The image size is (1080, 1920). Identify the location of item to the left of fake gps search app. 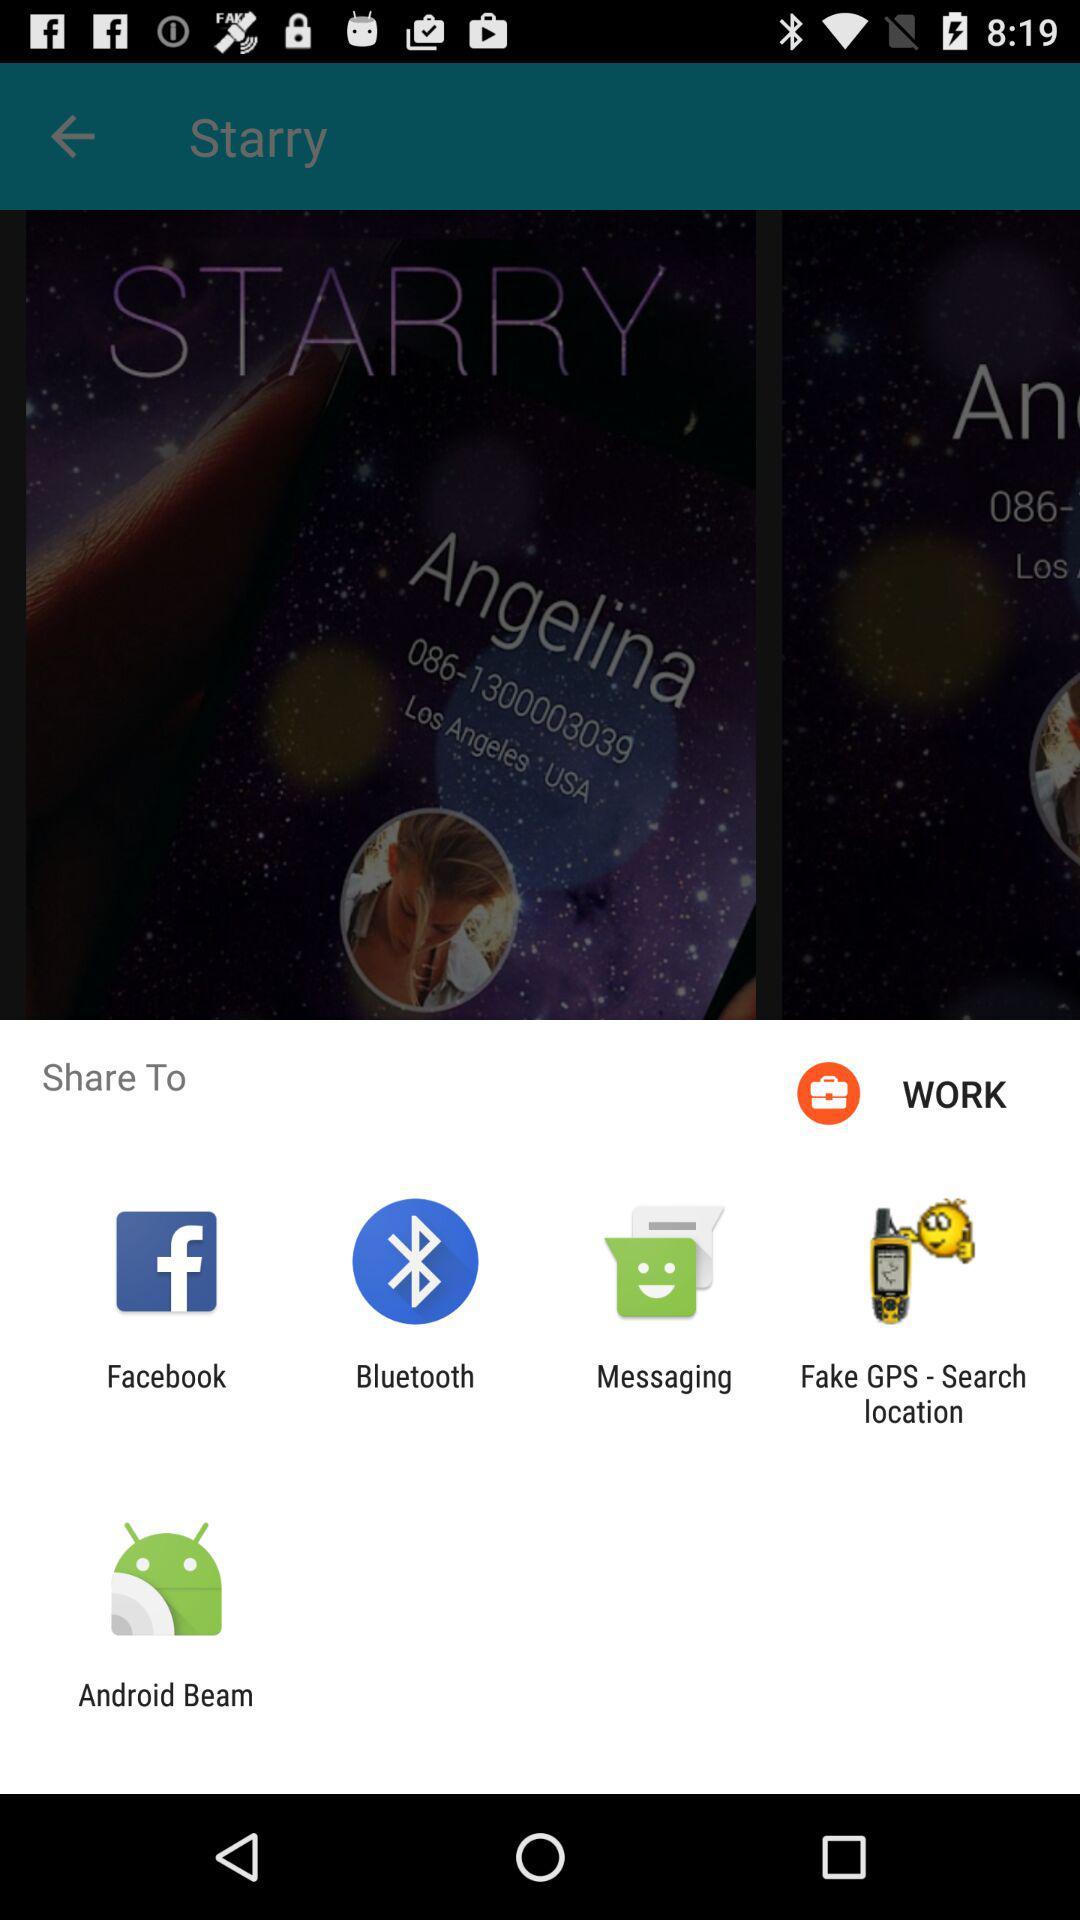
(664, 1392).